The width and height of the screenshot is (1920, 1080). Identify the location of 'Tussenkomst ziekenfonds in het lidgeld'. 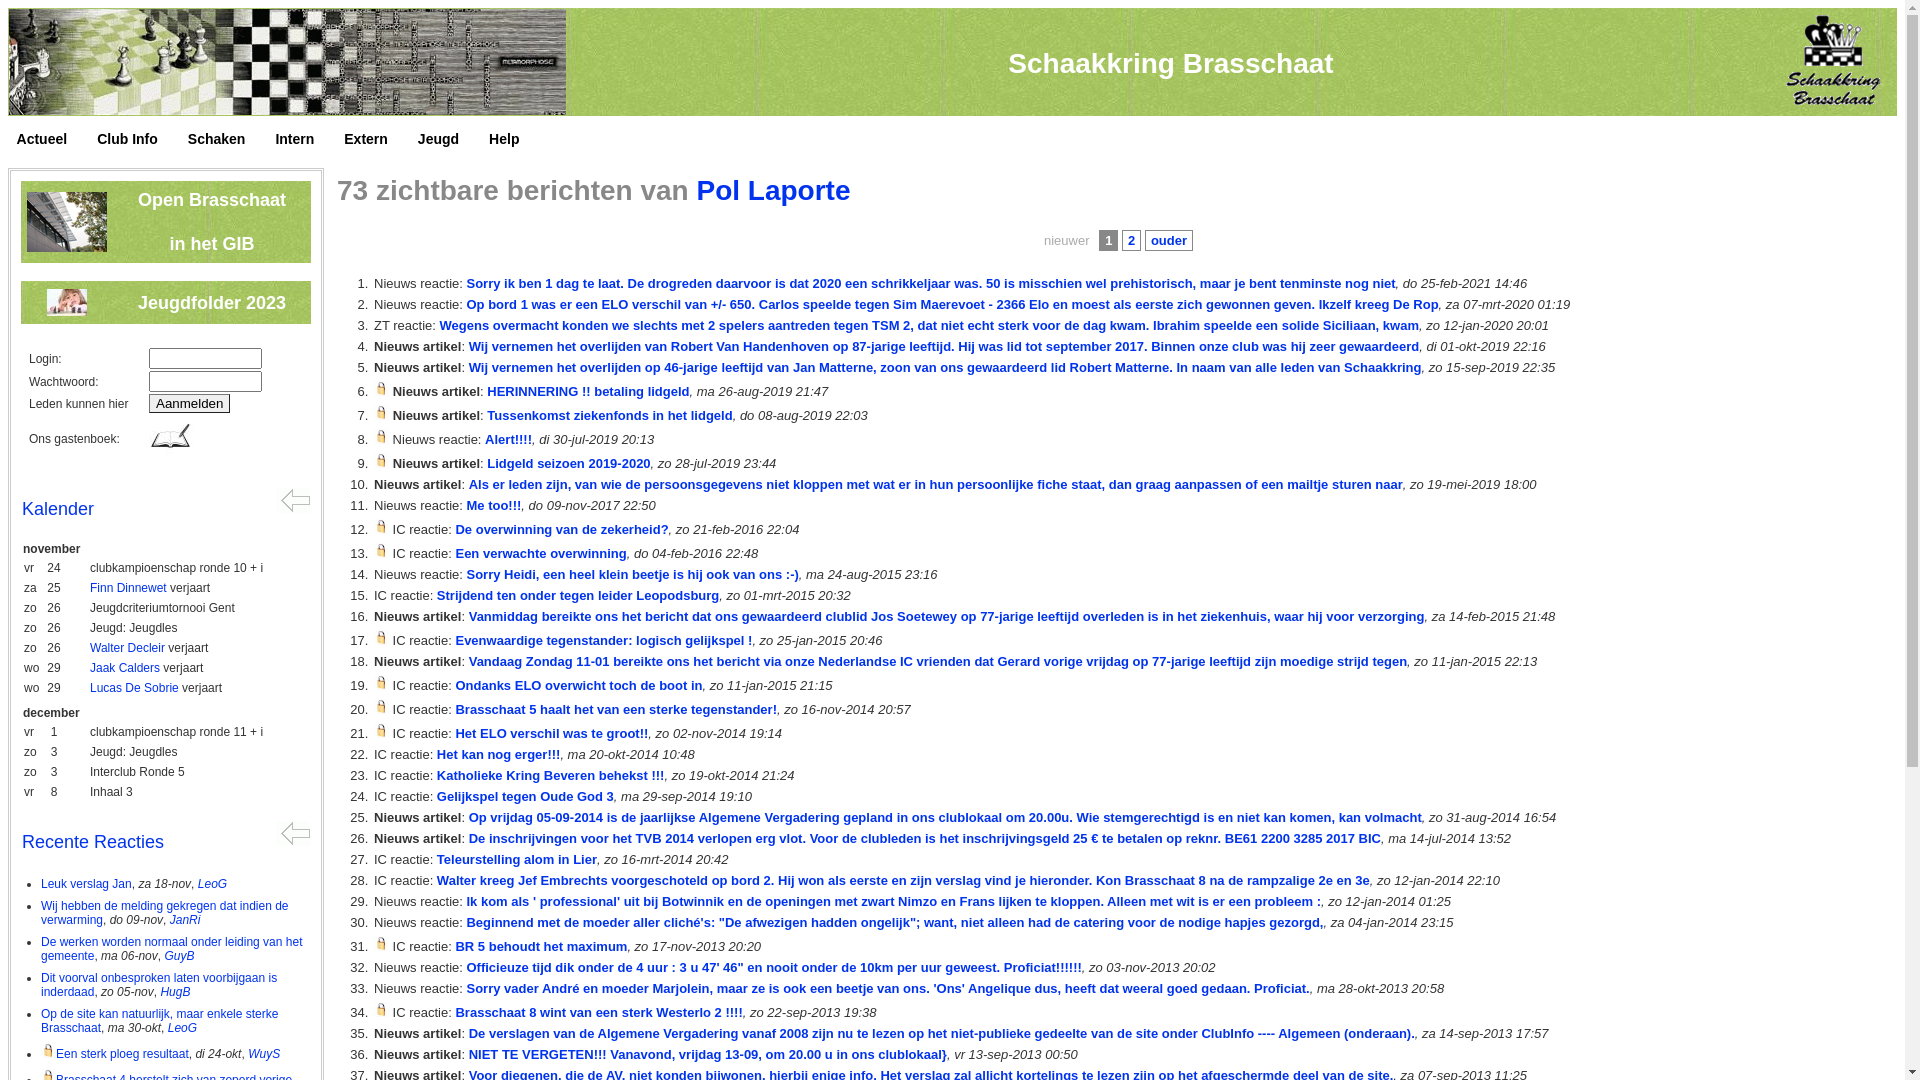
(608, 414).